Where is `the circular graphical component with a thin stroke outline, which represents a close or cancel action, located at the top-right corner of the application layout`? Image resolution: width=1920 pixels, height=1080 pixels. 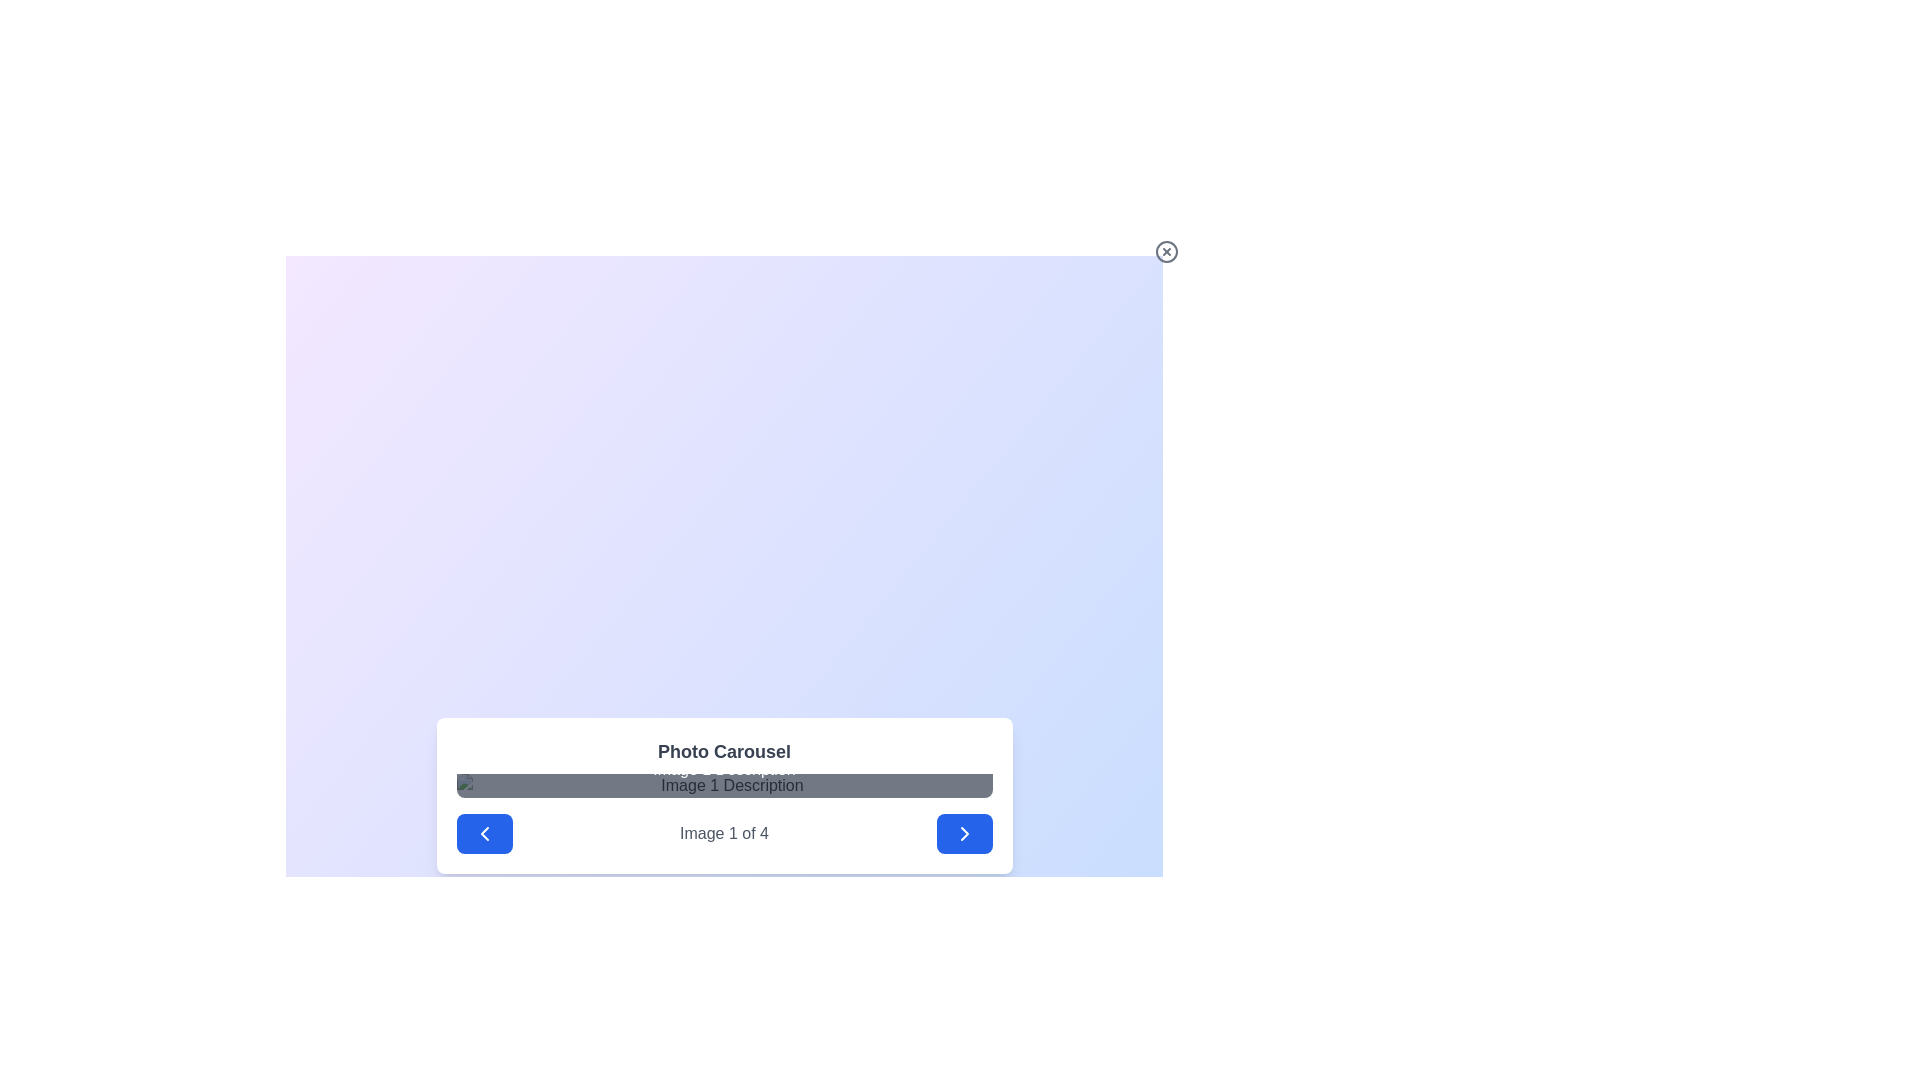
the circular graphical component with a thin stroke outline, which represents a close or cancel action, located at the top-right corner of the application layout is located at coordinates (1166, 250).